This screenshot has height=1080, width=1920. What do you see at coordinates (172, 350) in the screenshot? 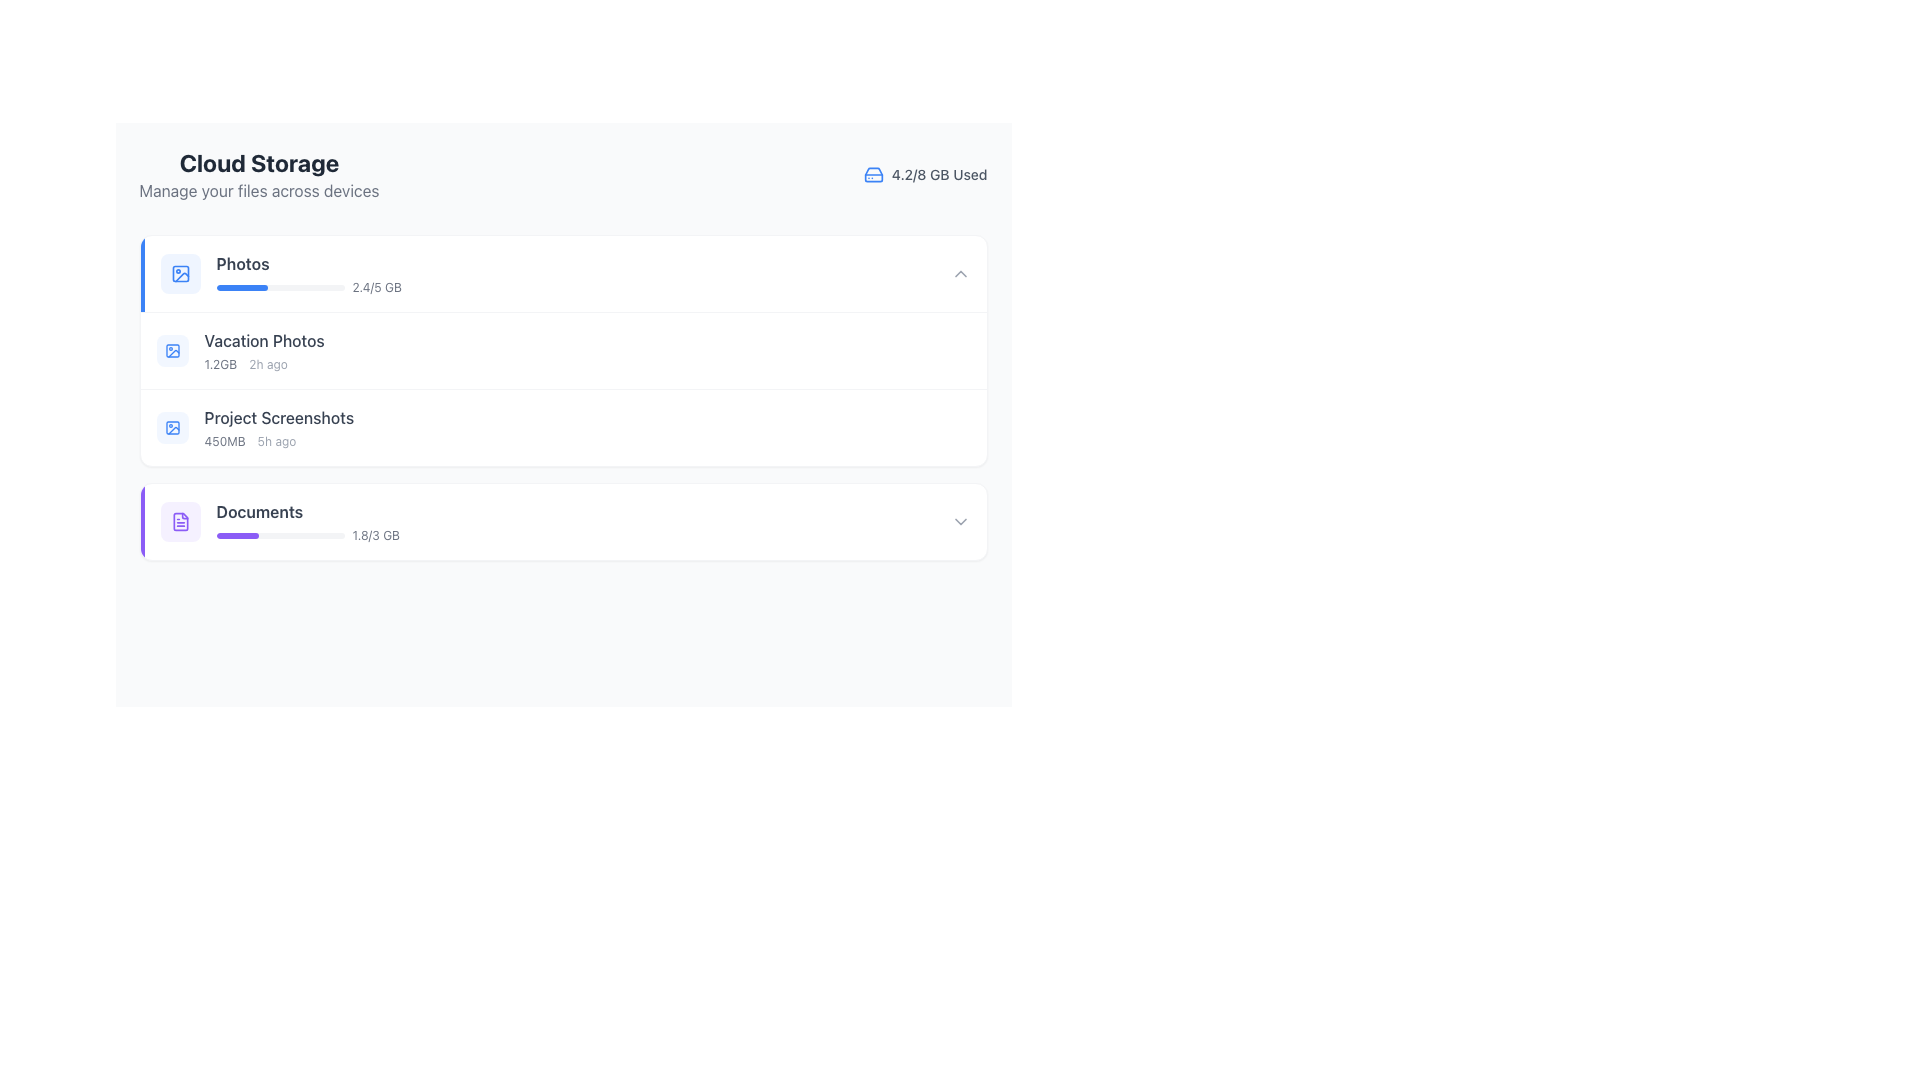
I see `the square-shaped icon with rounded edges and a faint blue background, which depicts a photo-like outline, located within the list item labeled 'Vacation Photos'` at bounding box center [172, 350].